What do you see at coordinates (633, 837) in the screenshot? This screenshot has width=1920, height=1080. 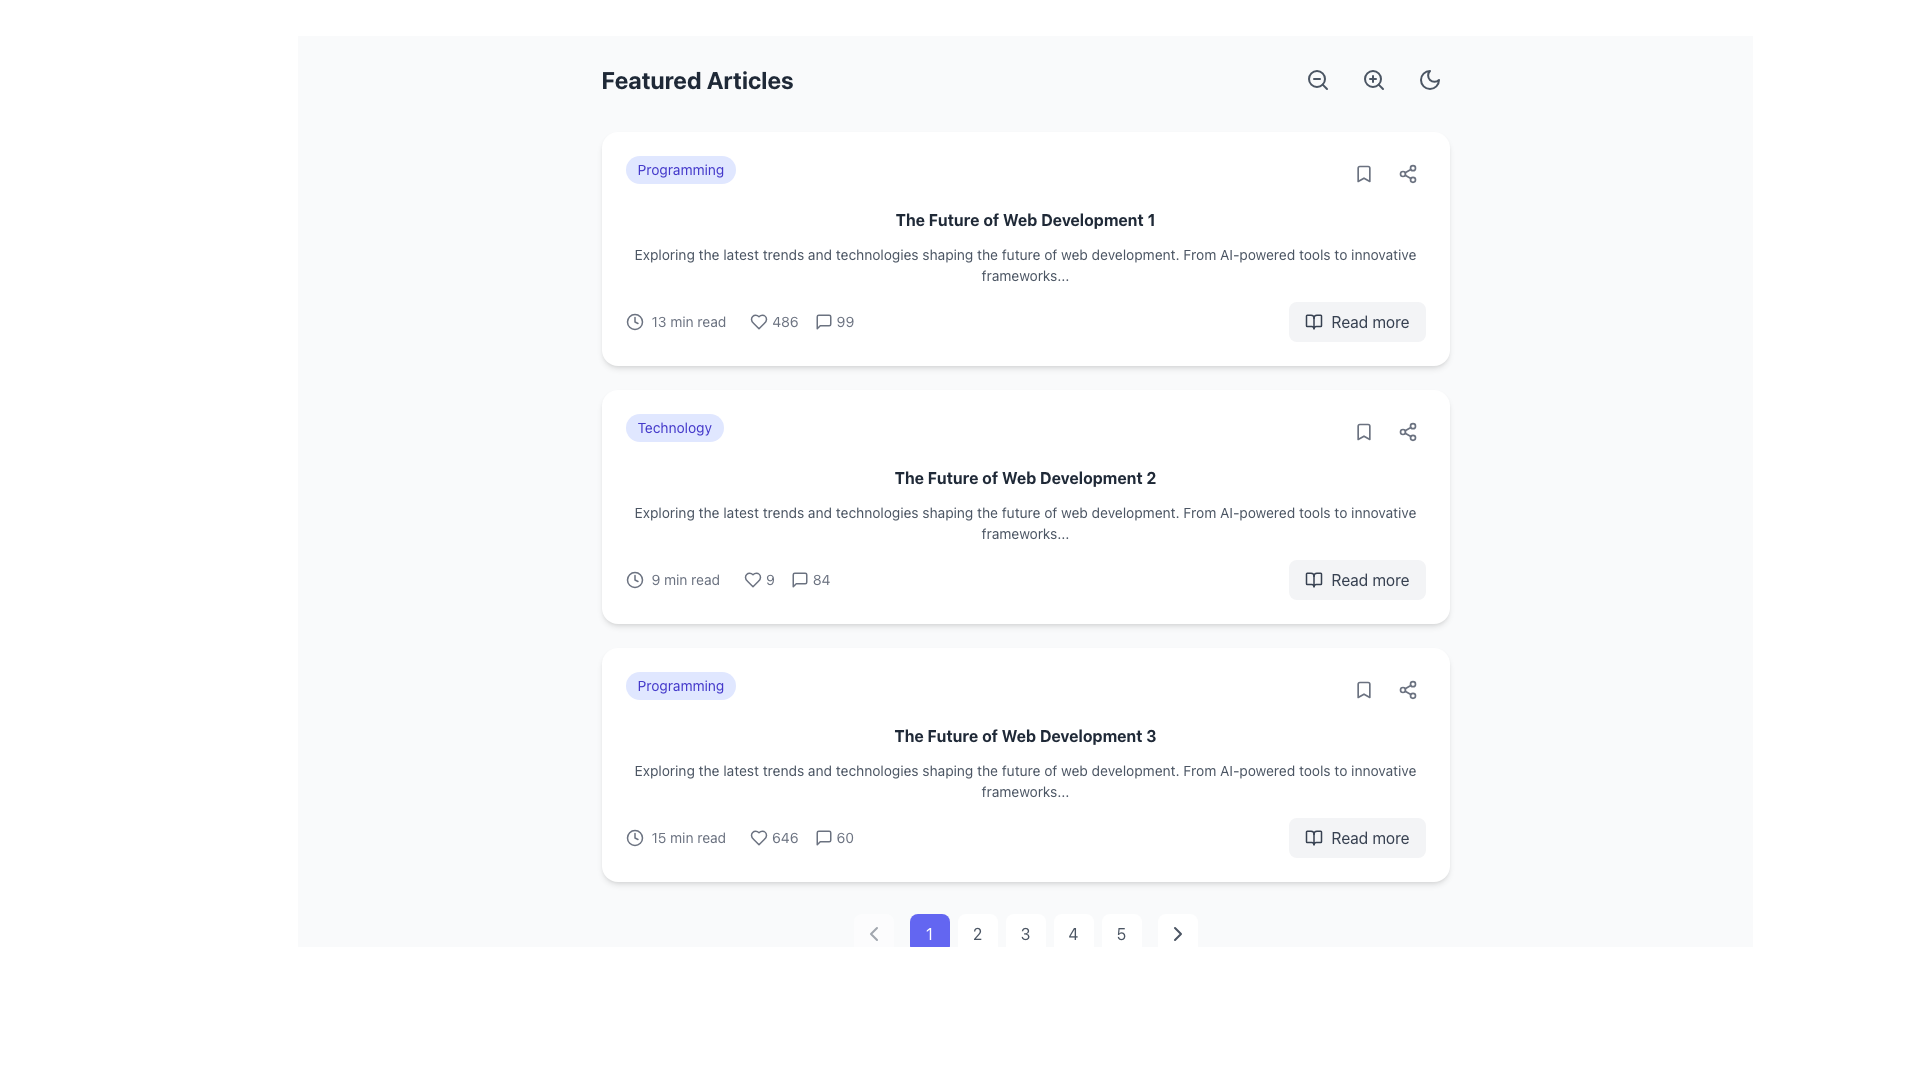 I see `the small gray clock icon located at the lower-left corner of the card for 'The Future of Web Development 3', which is part of the '15 min read' text` at bounding box center [633, 837].